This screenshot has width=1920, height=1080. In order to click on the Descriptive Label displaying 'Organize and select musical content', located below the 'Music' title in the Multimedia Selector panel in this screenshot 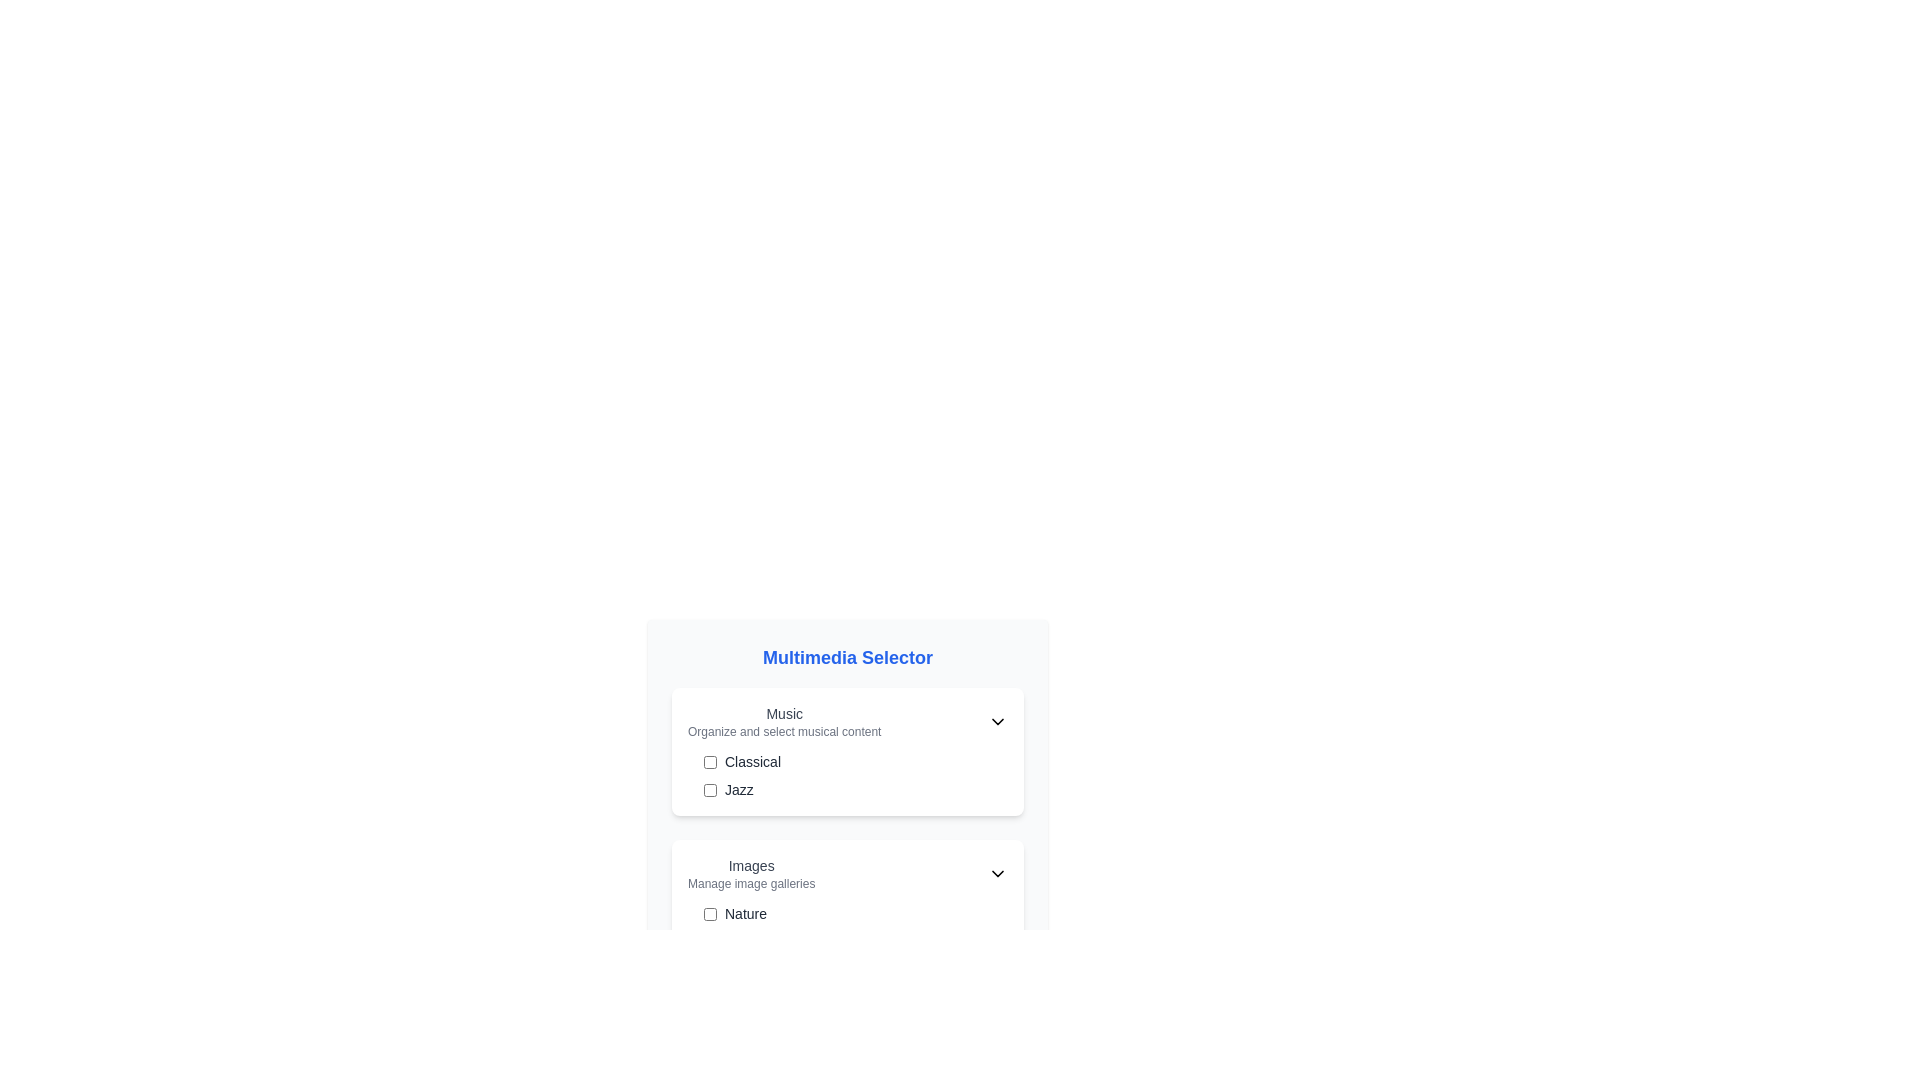, I will do `click(783, 732)`.